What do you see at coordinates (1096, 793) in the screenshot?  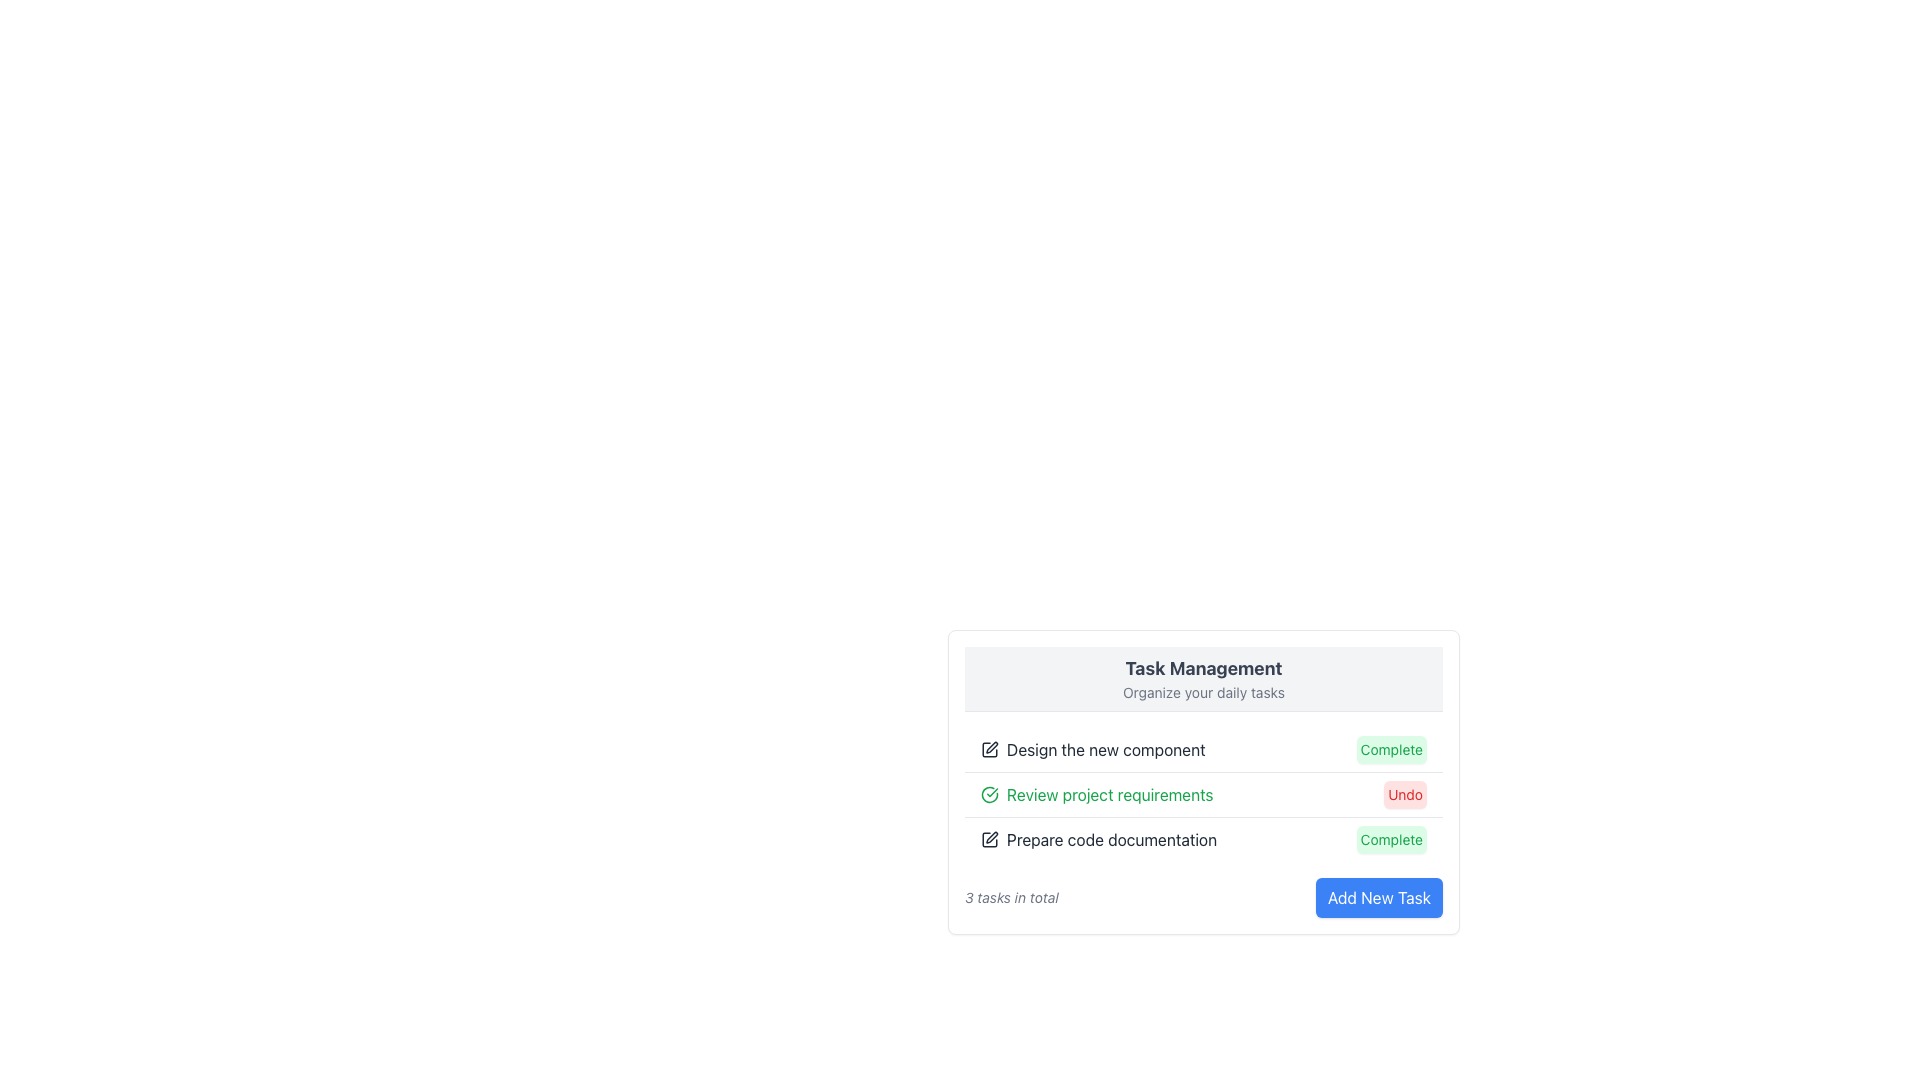 I see `the Text Label with Icon indicating the completed task 'Review project requirements', which is positioned below 'Design the new component' and above 'Prepare code documentation'` at bounding box center [1096, 793].